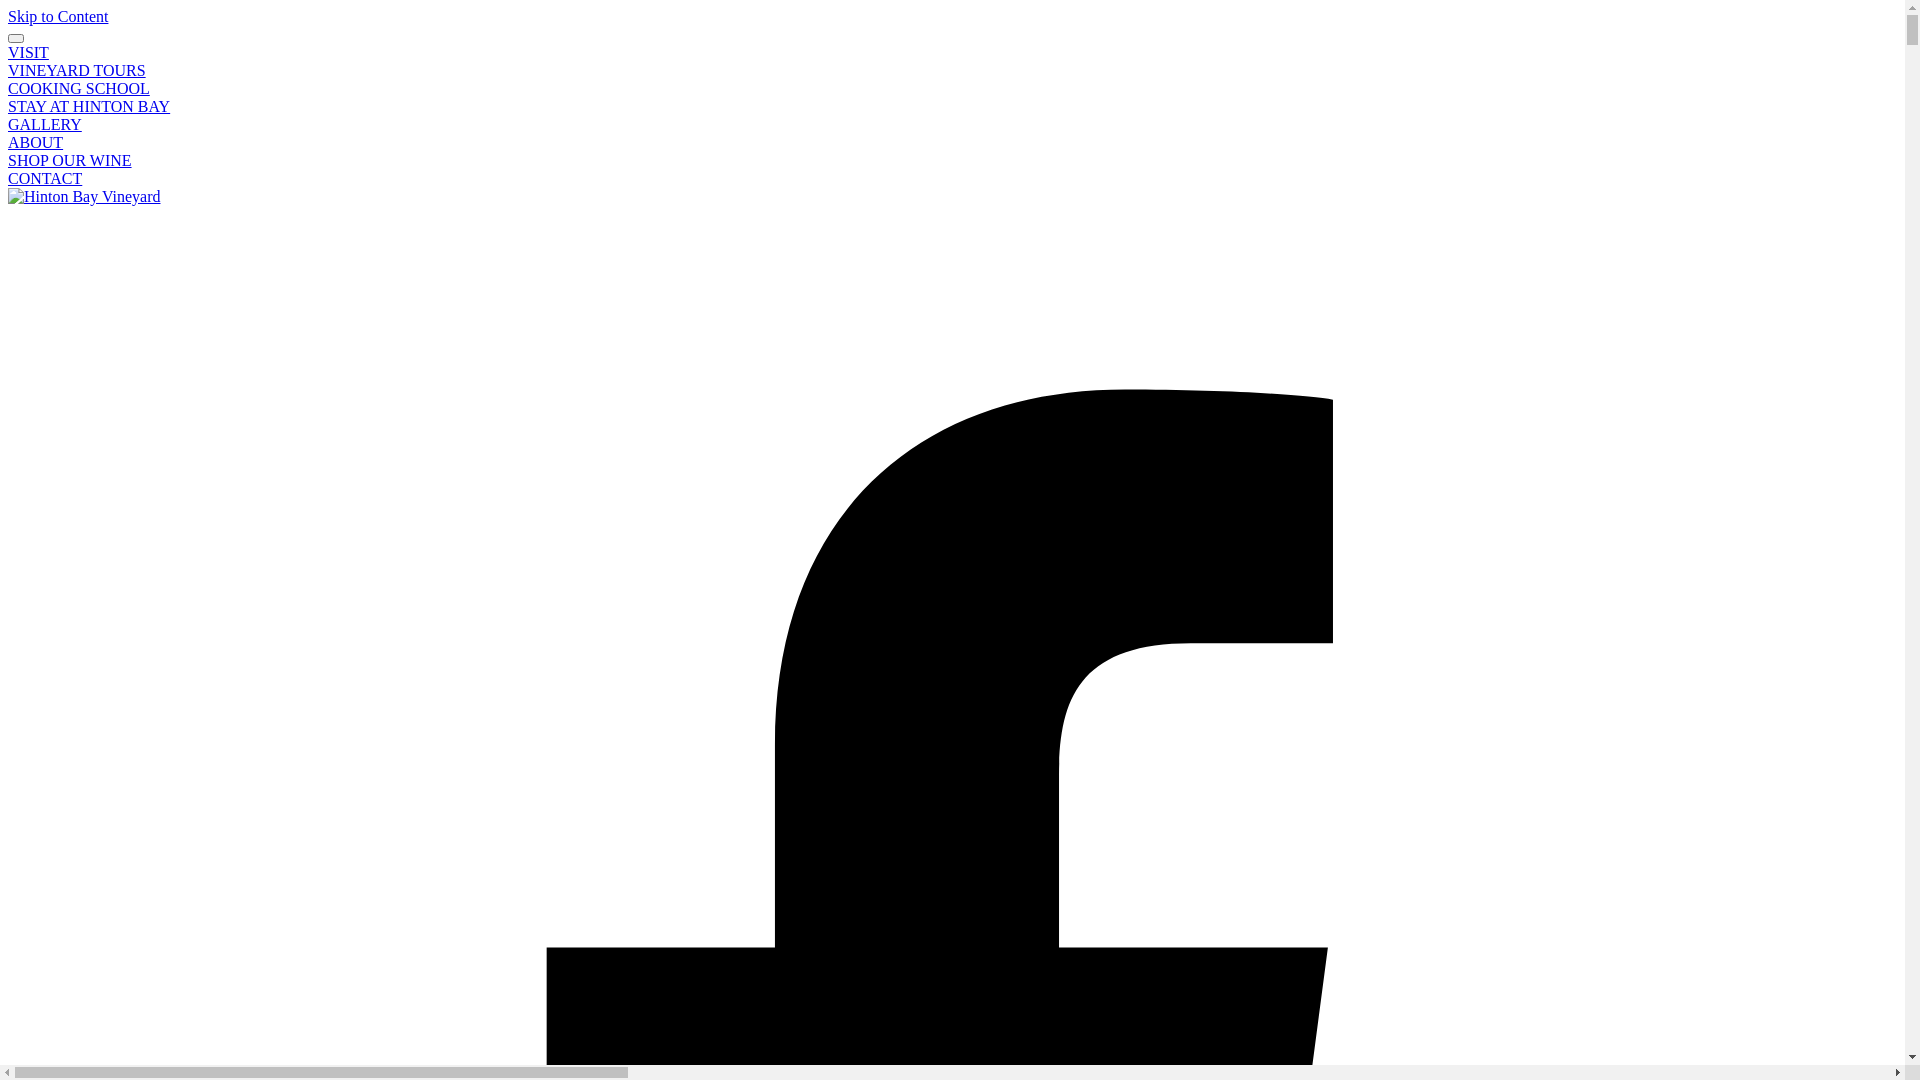 The height and width of the screenshot is (1080, 1920). Describe the element at coordinates (8, 106) in the screenshot. I see `'STAY AT HINTON BAY'` at that location.